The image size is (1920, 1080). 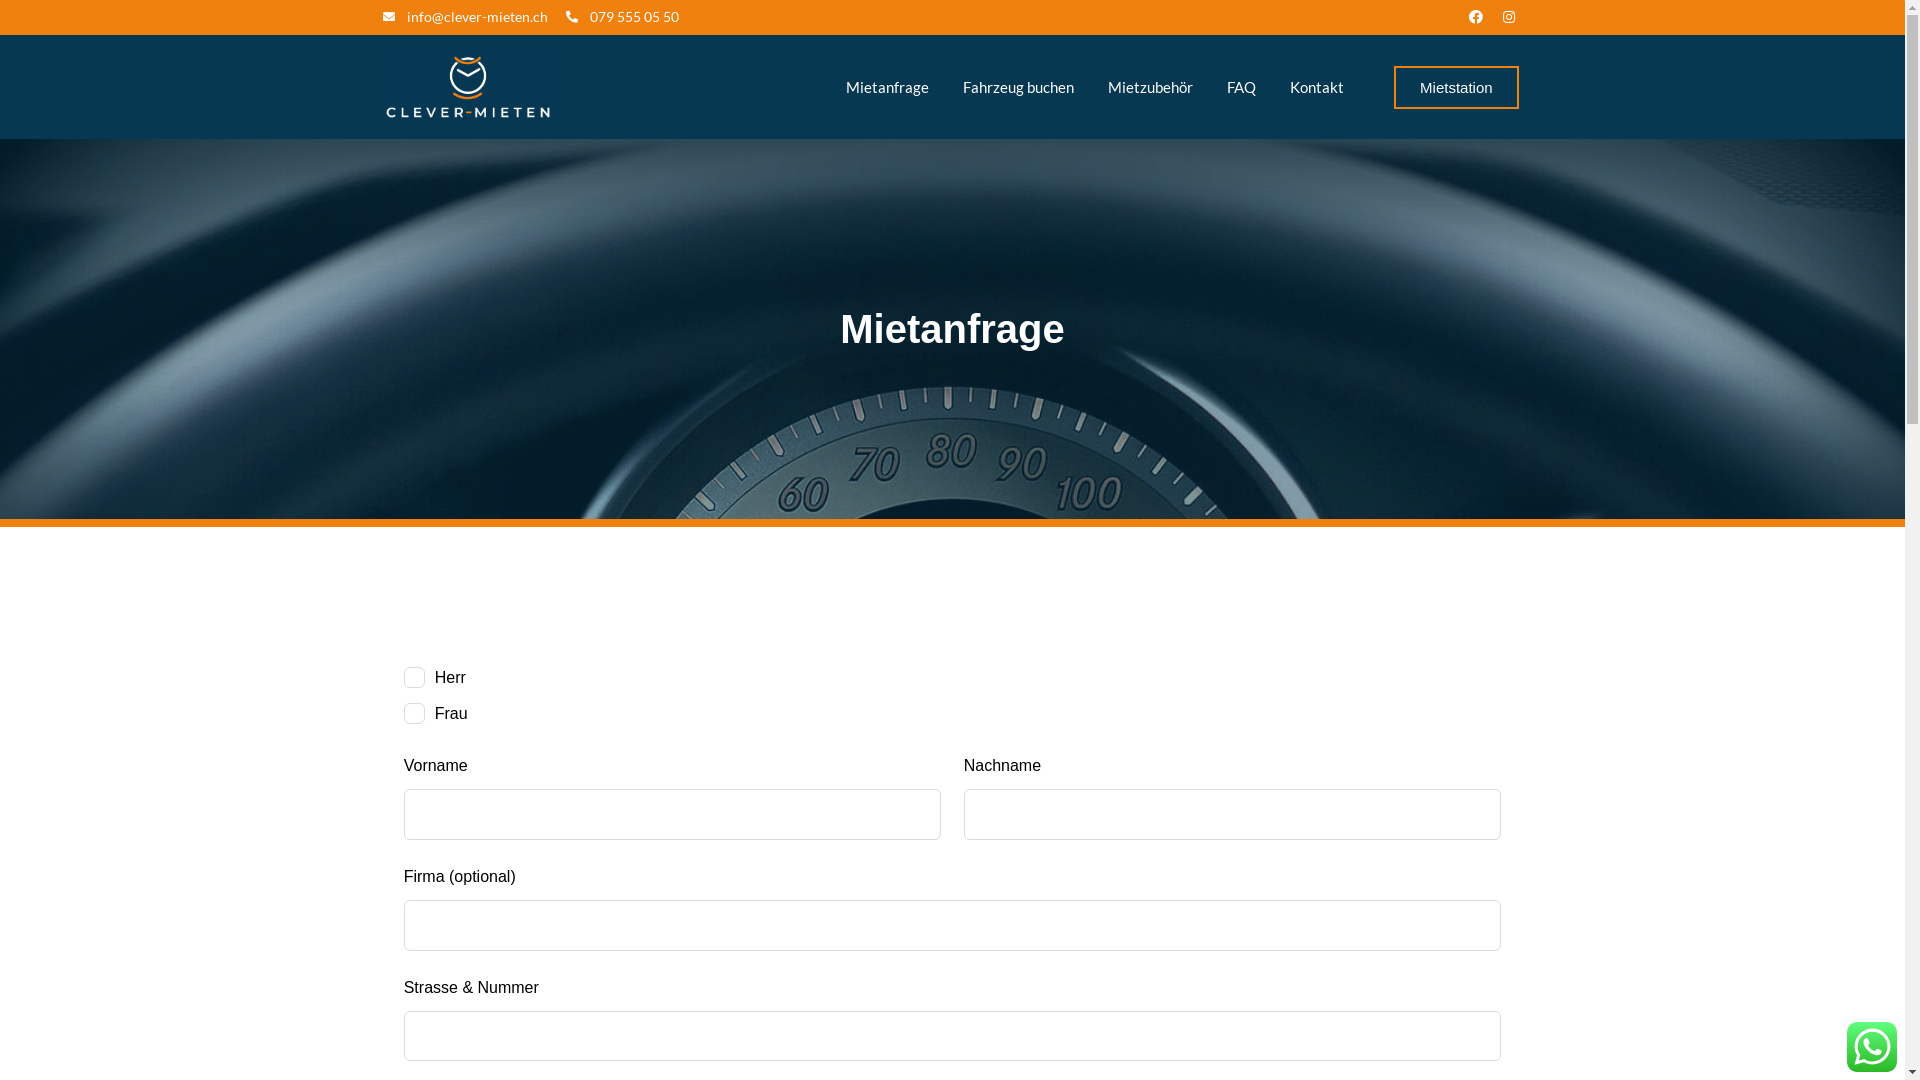 I want to click on 'Kontakt', so click(x=1316, y=86).